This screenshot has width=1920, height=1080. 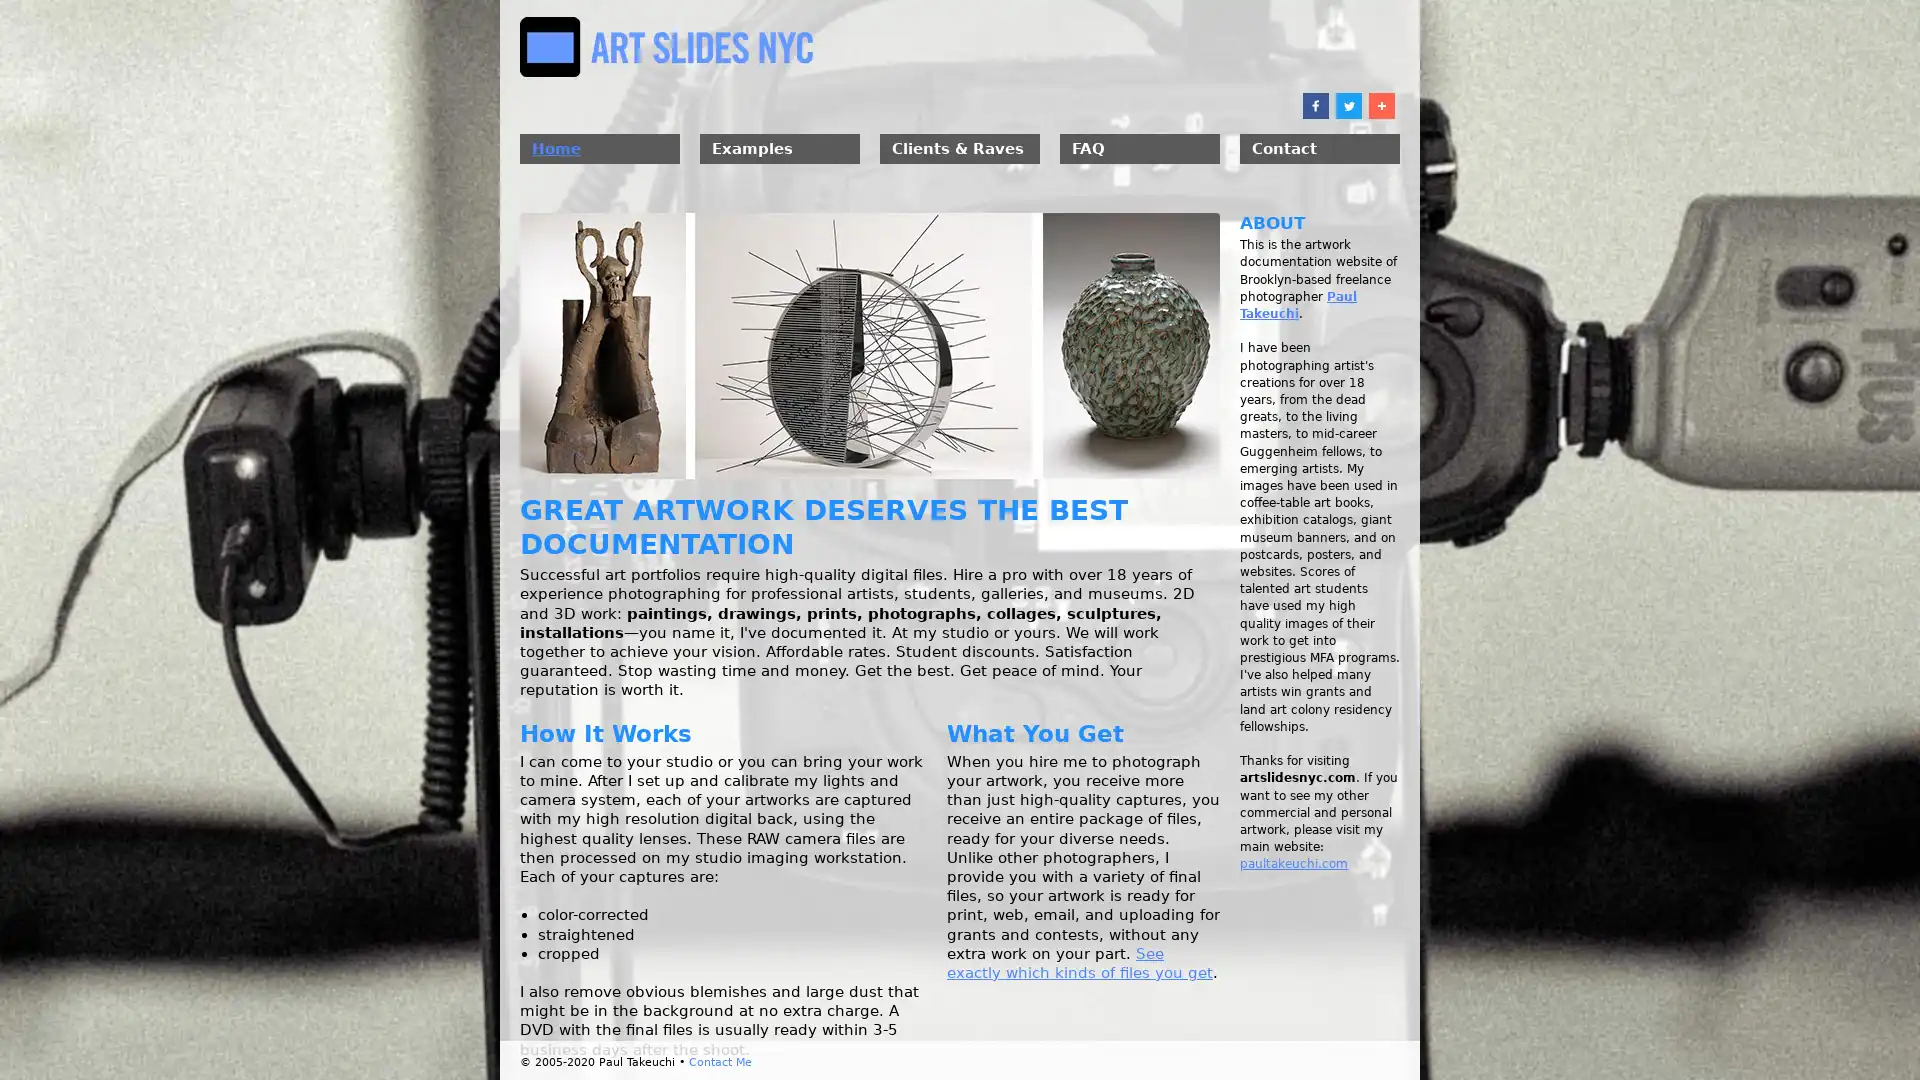 I want to click on Share to Facebook, so click(x=1296, y=104).